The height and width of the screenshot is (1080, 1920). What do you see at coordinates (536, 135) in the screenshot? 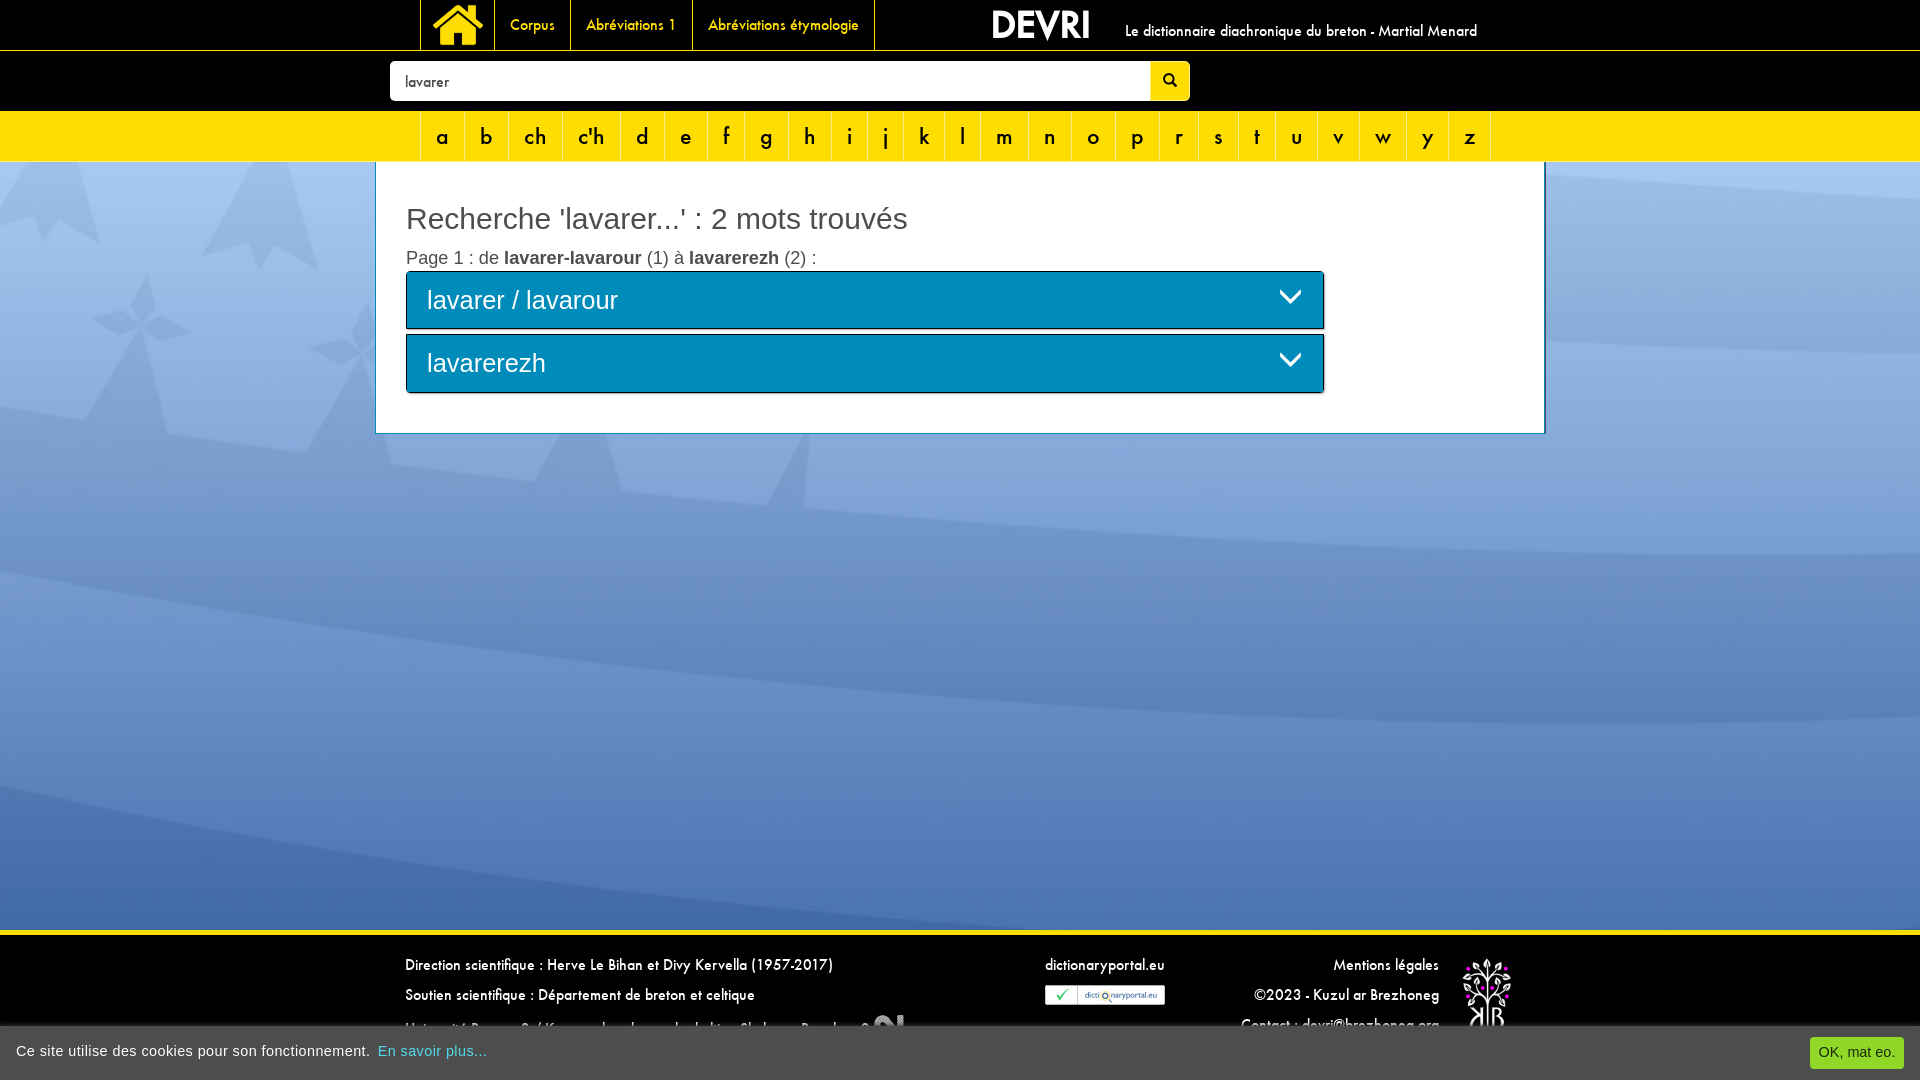
I see `'ch'` at bounding box center [536, 135].